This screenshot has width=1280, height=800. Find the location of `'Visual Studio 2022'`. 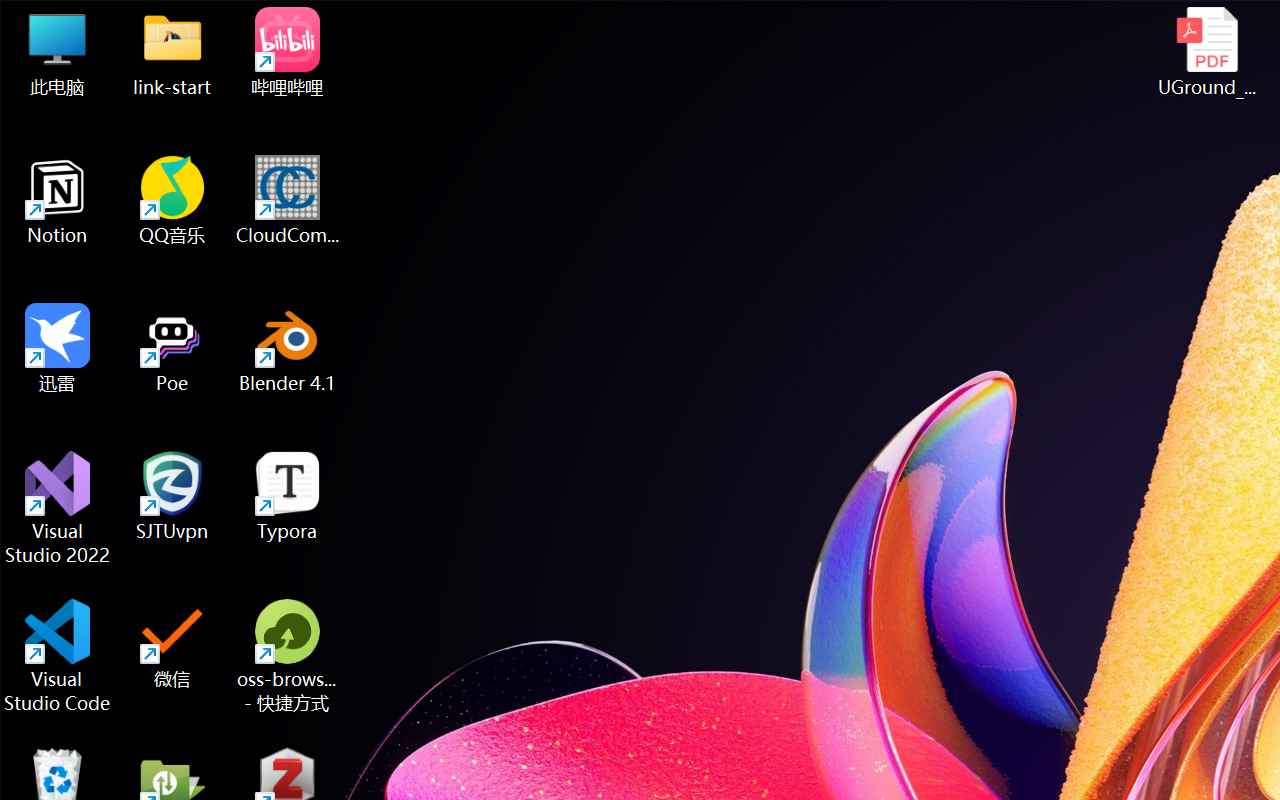

'Visual Studio 2022' is located at coordinates (57, 507).